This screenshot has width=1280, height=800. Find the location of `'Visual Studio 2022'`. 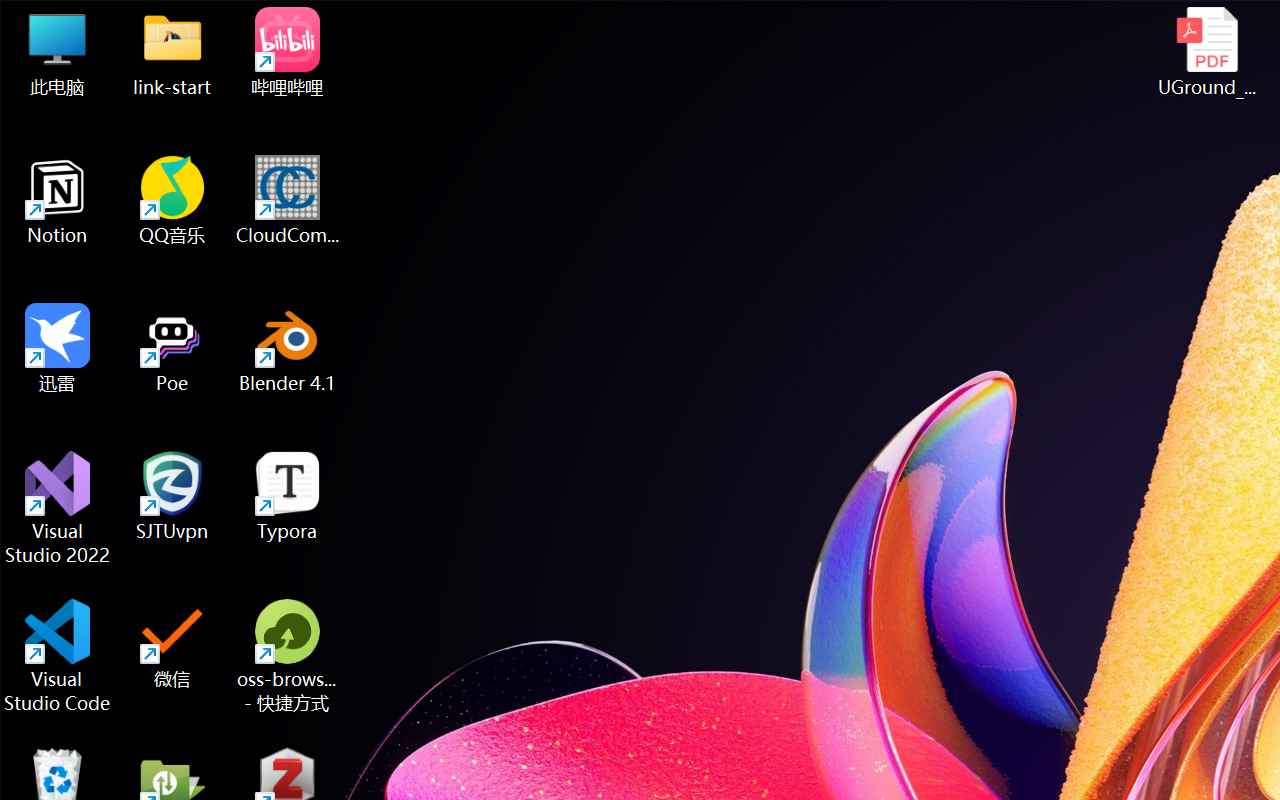

'Visual Studio 2022' is located at coordinates (57, 507).